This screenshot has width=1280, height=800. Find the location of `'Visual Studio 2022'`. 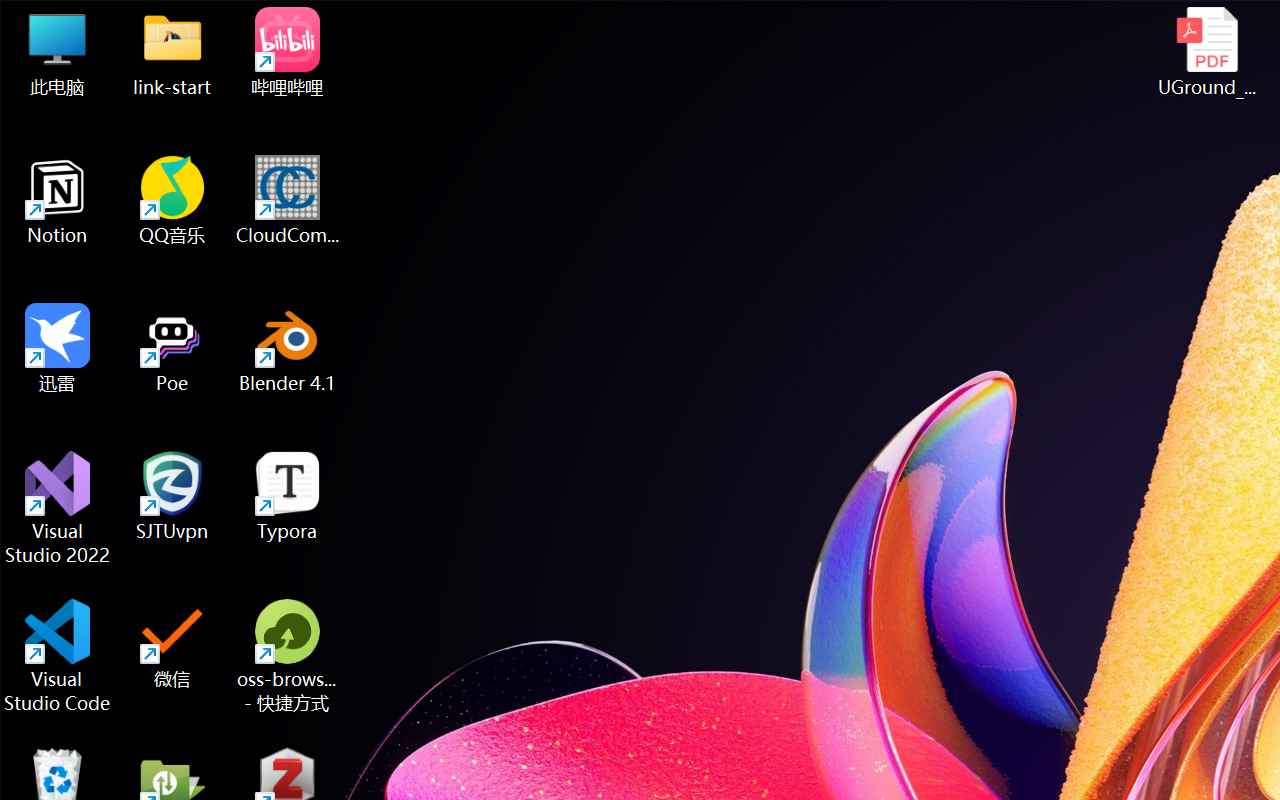

'Visual Studio 2022' is located at coordinates (57, 507).